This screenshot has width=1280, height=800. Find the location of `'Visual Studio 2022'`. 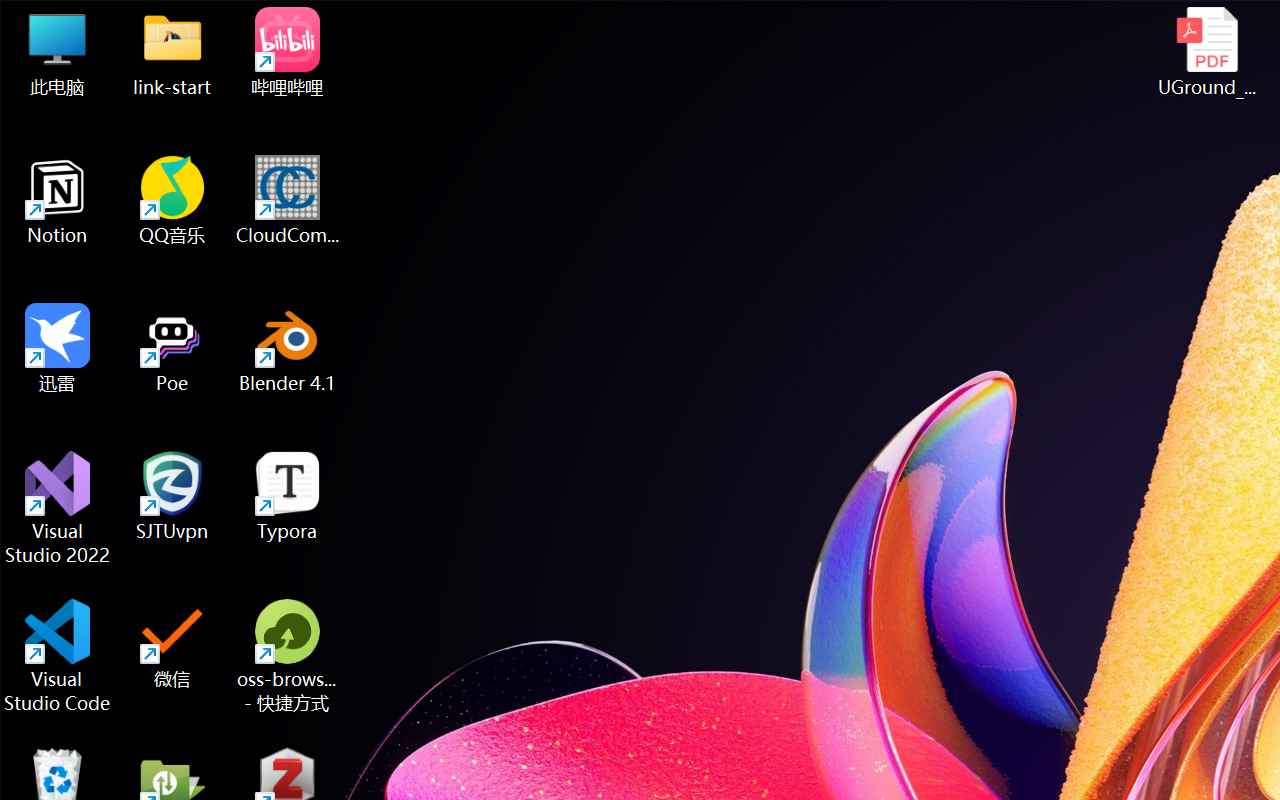

'Visual Studio 2022' is located at coordinates (57, 507).